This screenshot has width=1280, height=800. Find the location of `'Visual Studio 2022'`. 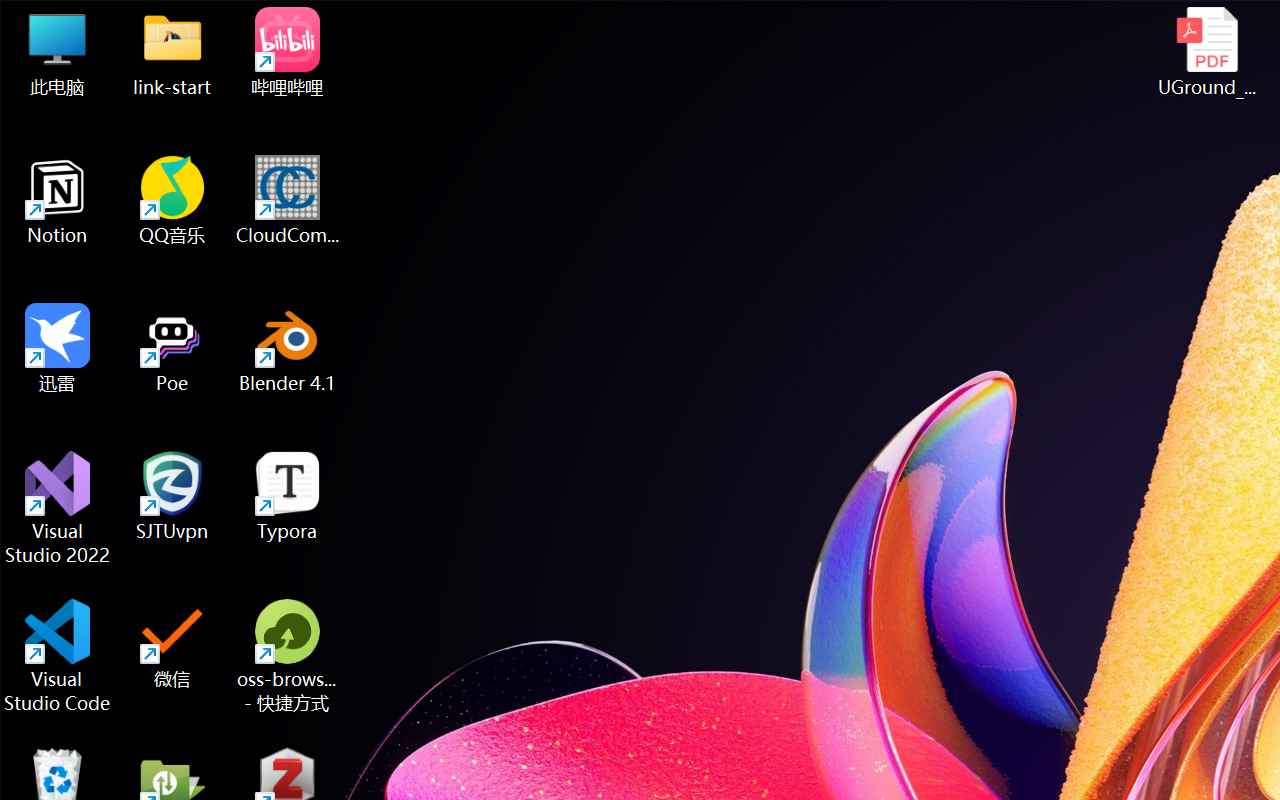

'Visual Studio 2022' is located at coordinates (57, 507).